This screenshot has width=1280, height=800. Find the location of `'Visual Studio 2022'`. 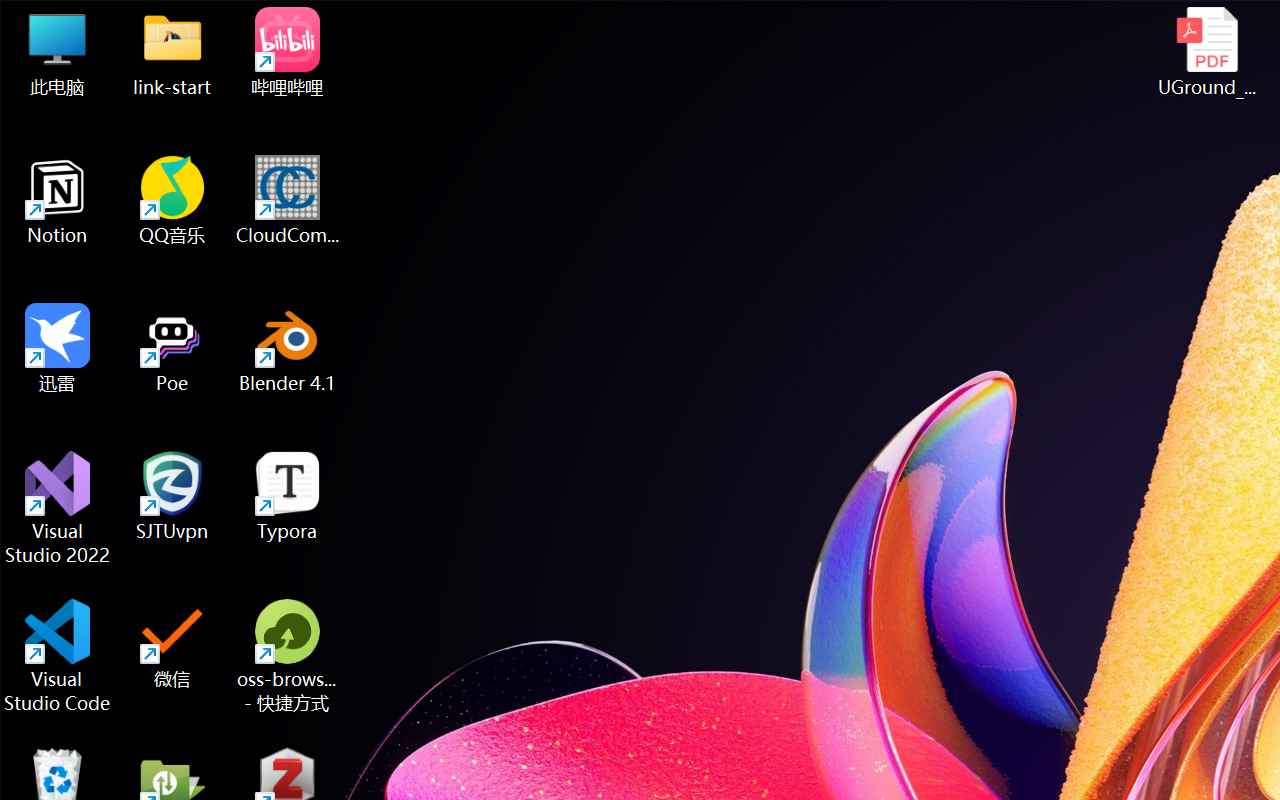

'Visual Studio 2022' is located at coordinates (57, 507).